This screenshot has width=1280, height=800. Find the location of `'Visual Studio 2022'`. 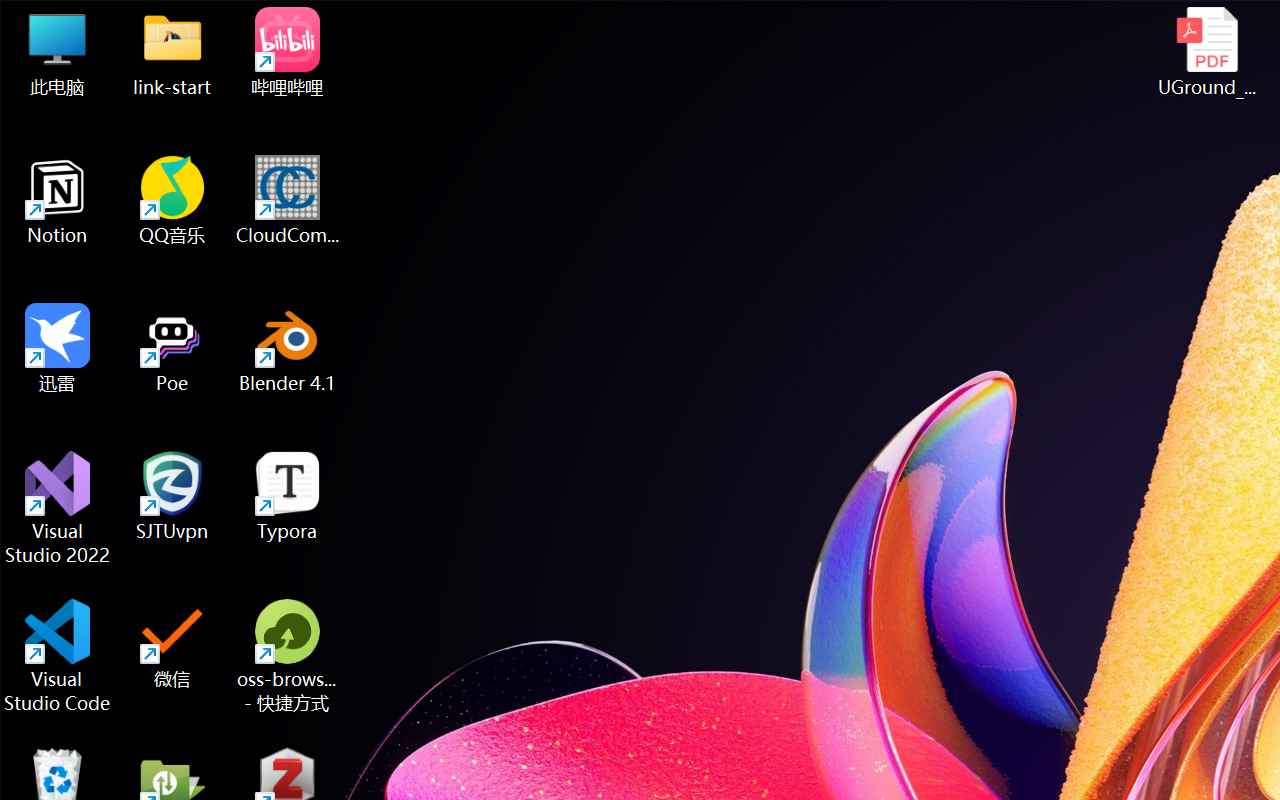

'Visual Studio 2022' is located at coordinates (57, 507).